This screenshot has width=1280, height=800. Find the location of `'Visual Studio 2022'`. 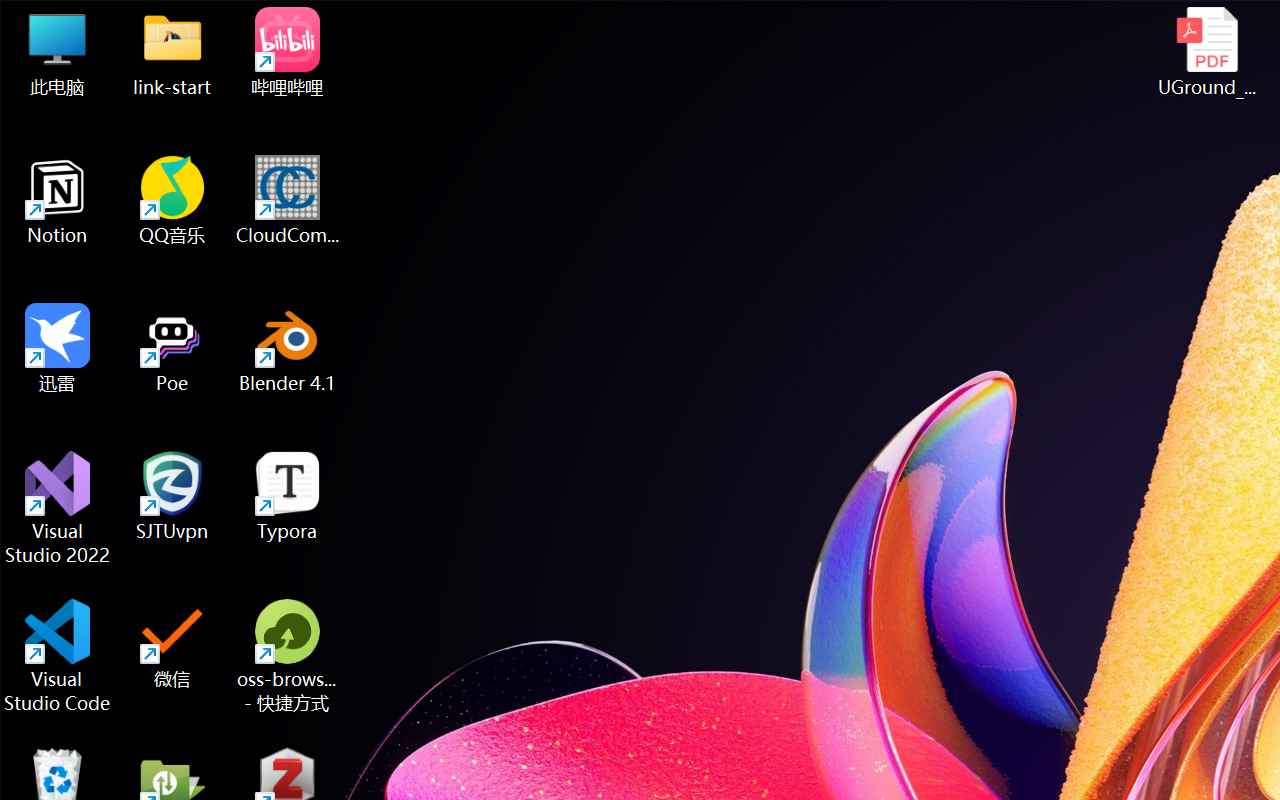

'Visual Studio 2022' is located at coordinates (57, 507).